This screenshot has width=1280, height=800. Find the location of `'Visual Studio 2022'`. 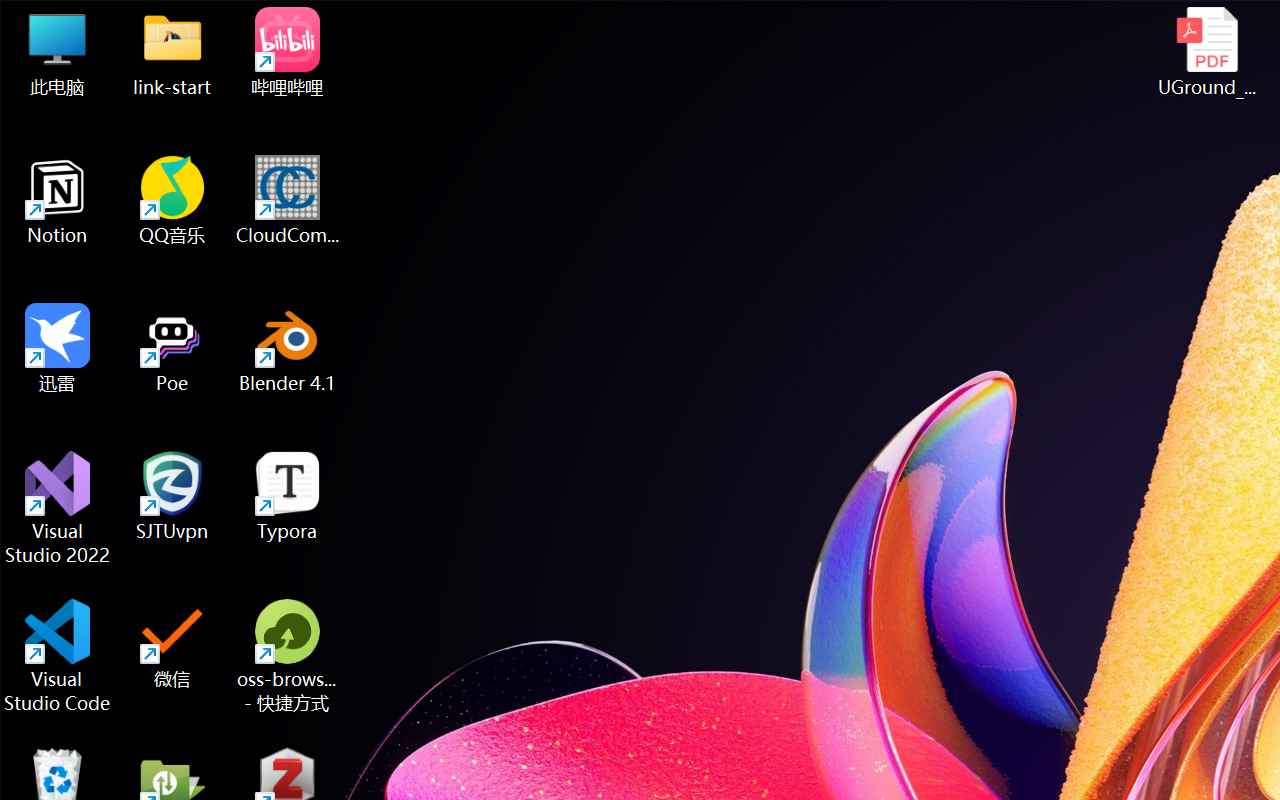

'Visual Studio 2022' is located at coordinates (57, 507).